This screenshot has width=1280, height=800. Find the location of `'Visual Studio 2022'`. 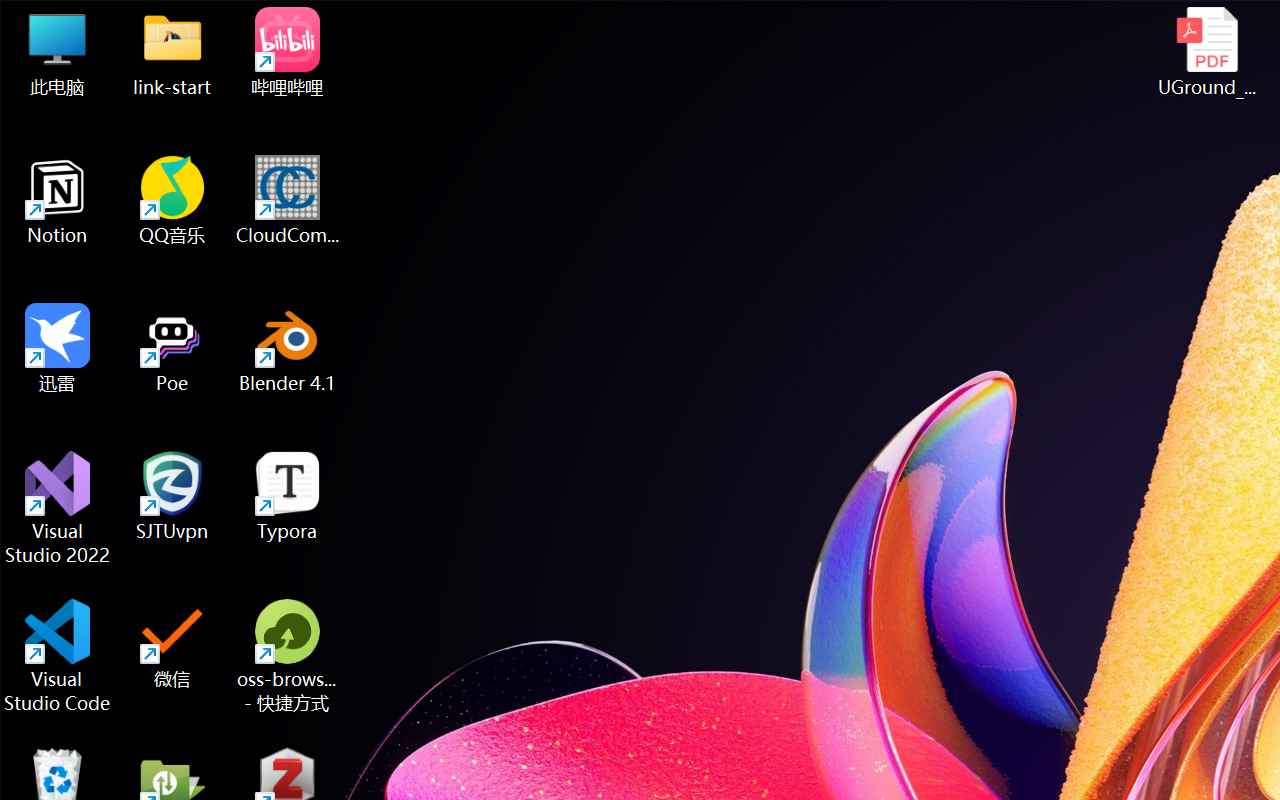

'Visual Studio 2022' is located at coordinates (57, 507).